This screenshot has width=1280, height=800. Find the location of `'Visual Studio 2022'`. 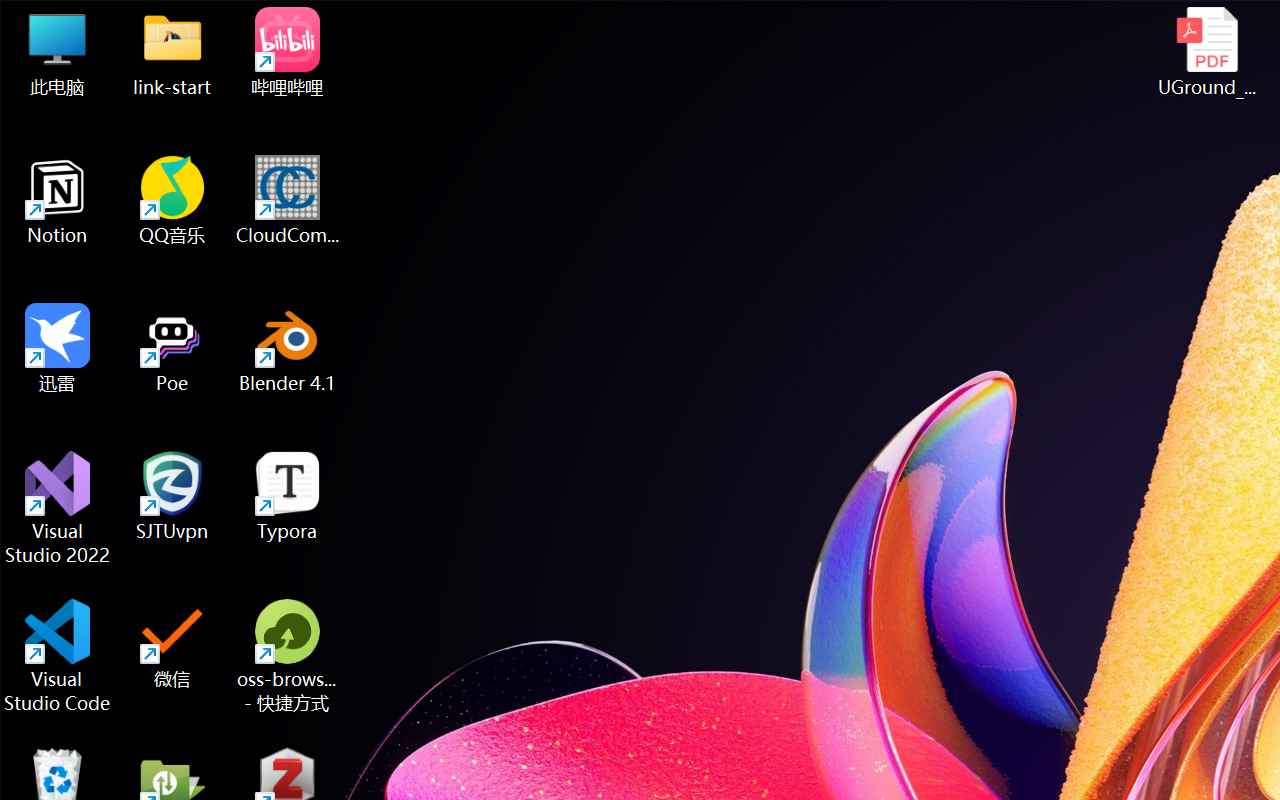

'Visual Studio 2022' is located at coordinates (57, 507).